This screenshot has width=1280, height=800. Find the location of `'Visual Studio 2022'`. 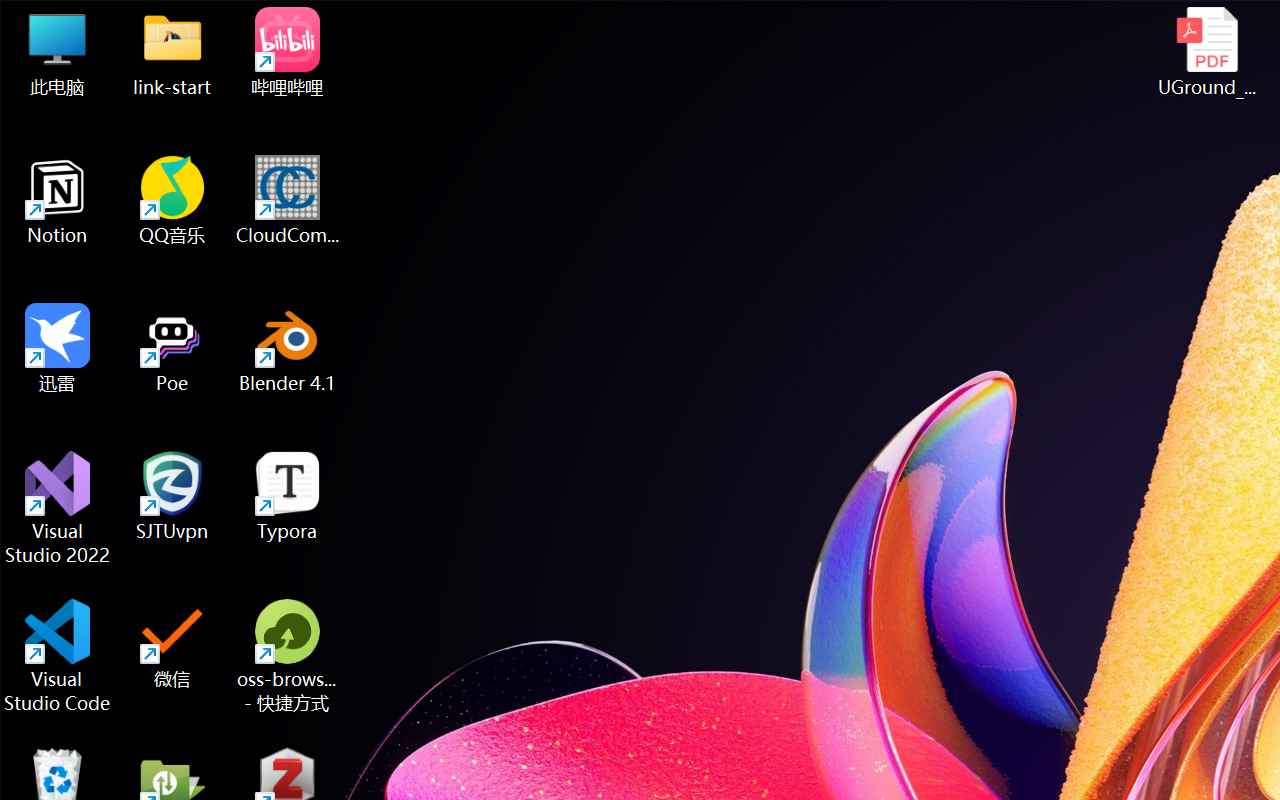

'Visual Studio 2022' is located at coordinates (57, 507).